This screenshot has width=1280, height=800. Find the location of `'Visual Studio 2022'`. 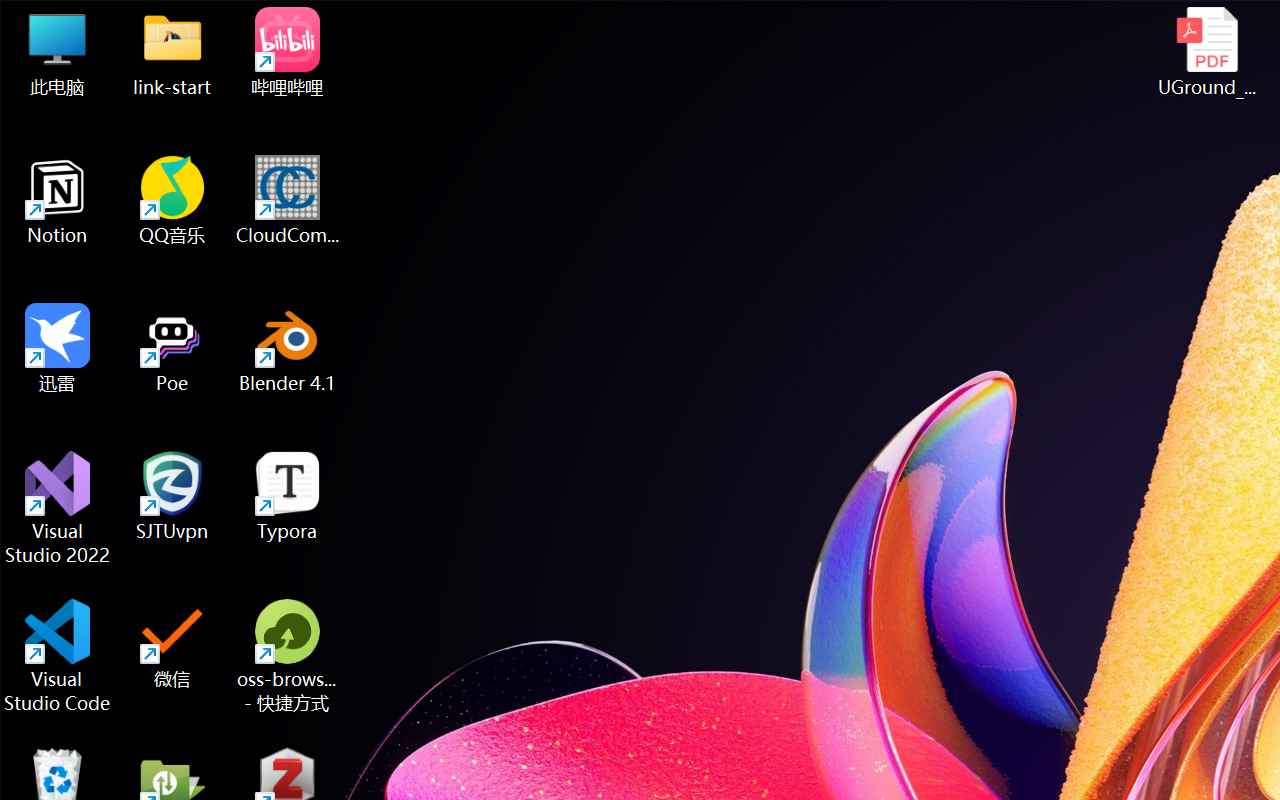

'Visual Studio 2022' is located at coordinates (57, 507).